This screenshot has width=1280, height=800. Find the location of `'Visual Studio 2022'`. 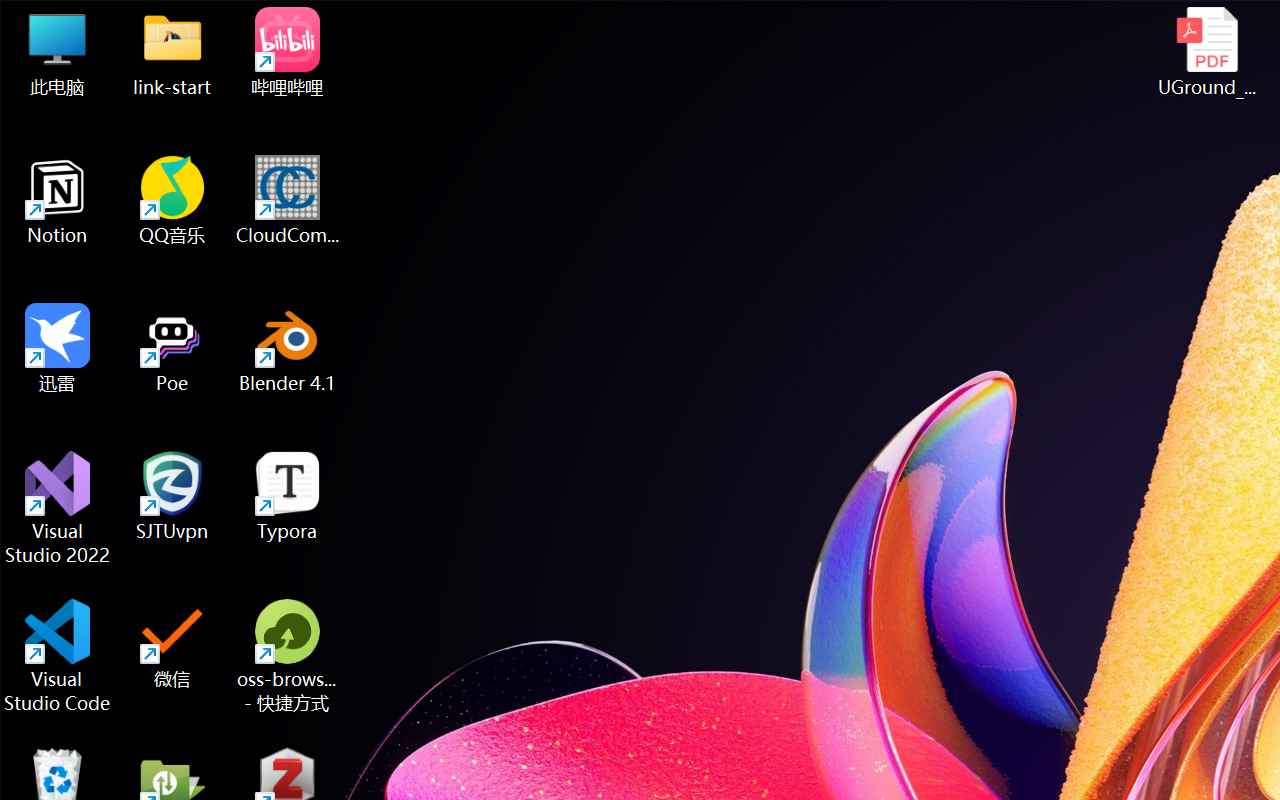

'Visual Studio 2022' is located at coordinates (57, 507).